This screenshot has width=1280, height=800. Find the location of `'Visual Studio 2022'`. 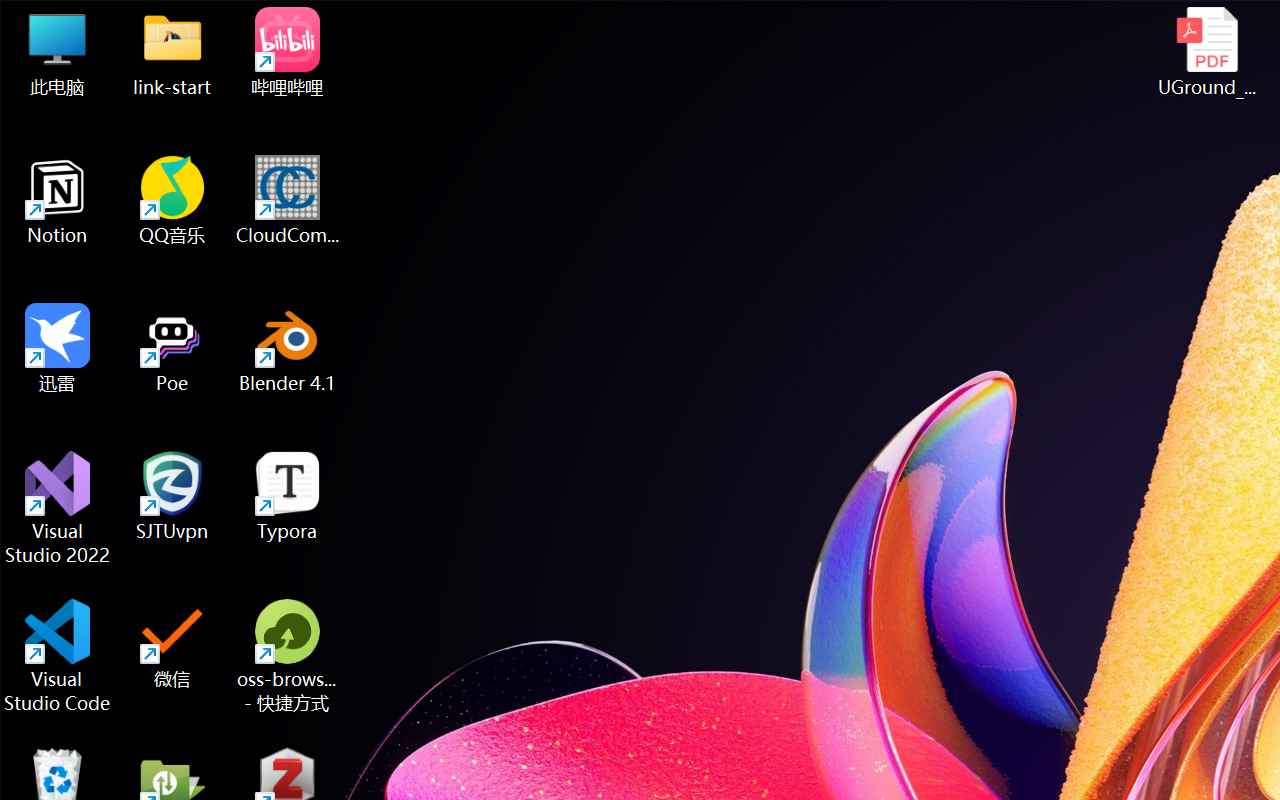

'Visual Studio 2022' is located at coordinates (57, 507).